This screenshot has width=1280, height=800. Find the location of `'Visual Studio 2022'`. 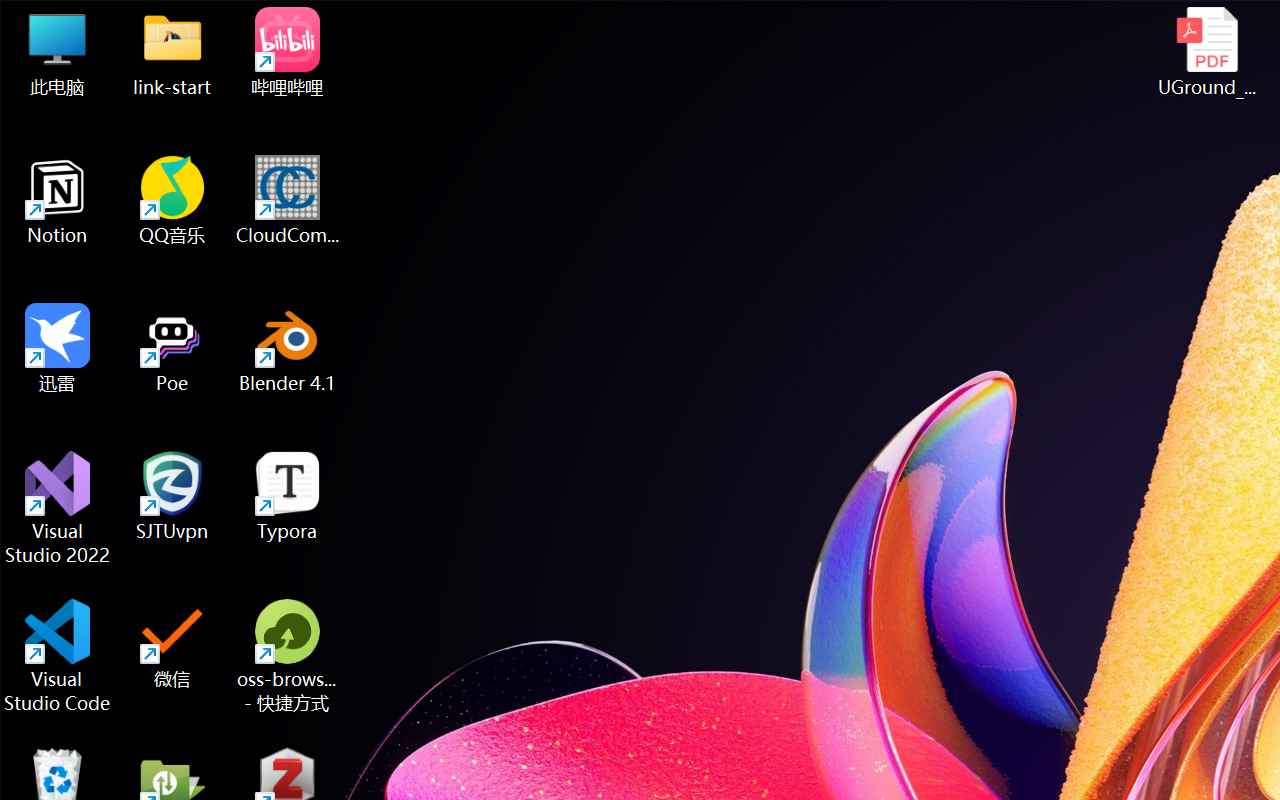

'Visual Studio 2022' is located at coordinates (57, 507).